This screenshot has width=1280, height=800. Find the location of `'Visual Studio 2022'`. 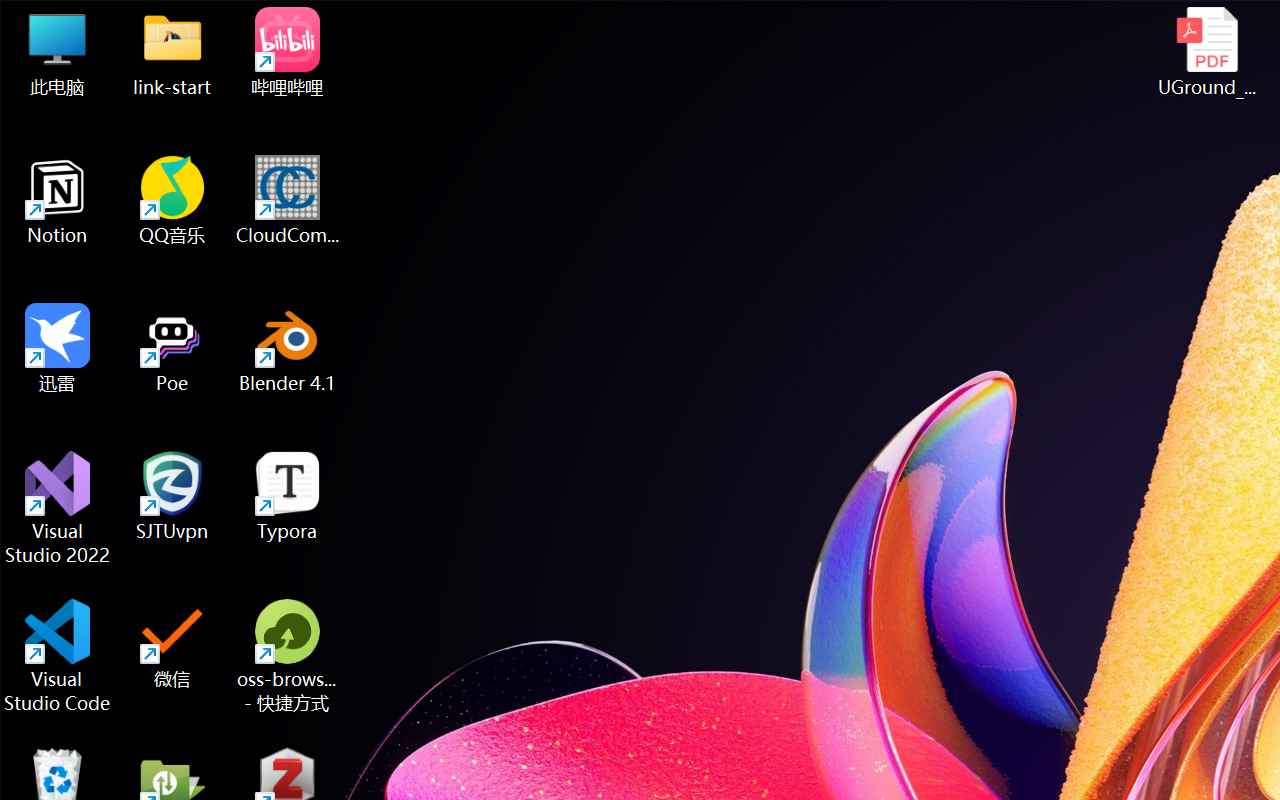

'Visual Studio 2022' is located at coordinates (57, 507).